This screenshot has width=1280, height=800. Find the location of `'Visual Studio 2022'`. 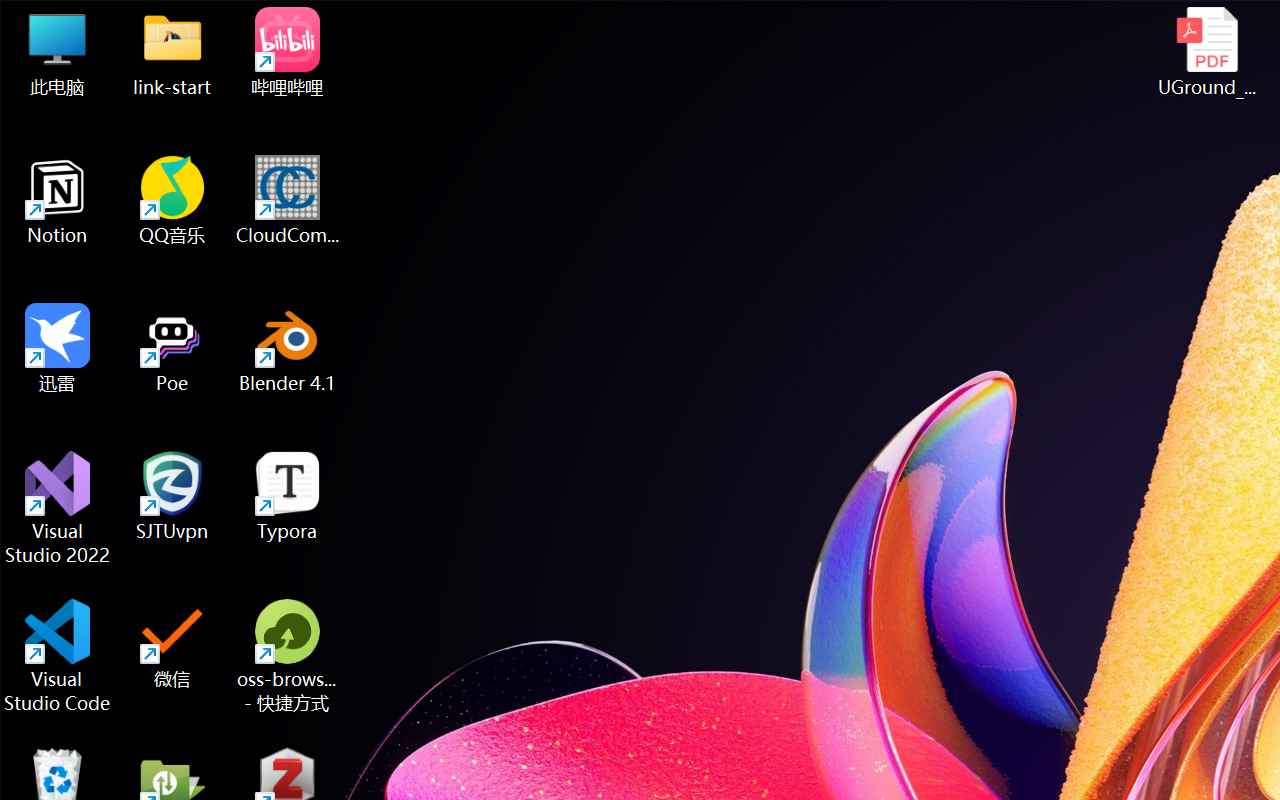

'Visual Studio 2022' is located at coordinates (57, 507).